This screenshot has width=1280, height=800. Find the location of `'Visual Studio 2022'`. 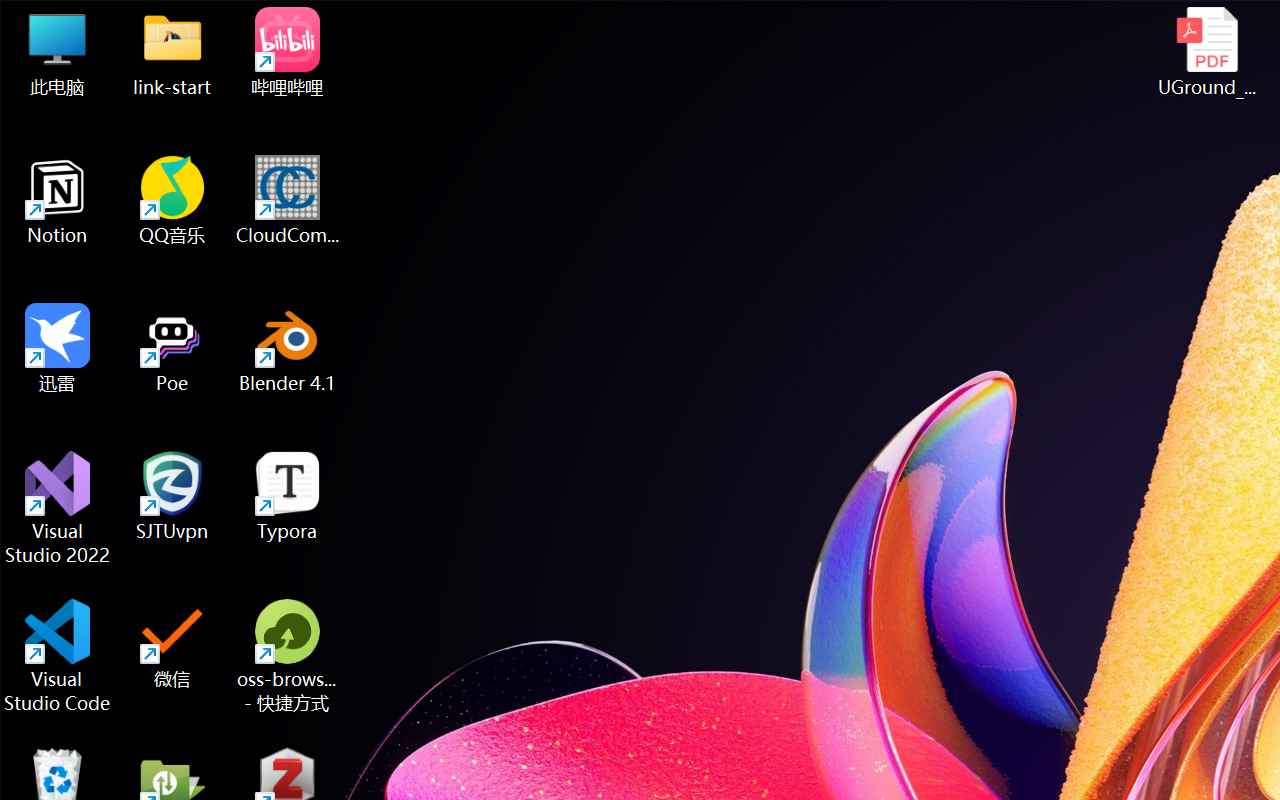

'Visual Studio 2022' is located at coordinates (57, 507).